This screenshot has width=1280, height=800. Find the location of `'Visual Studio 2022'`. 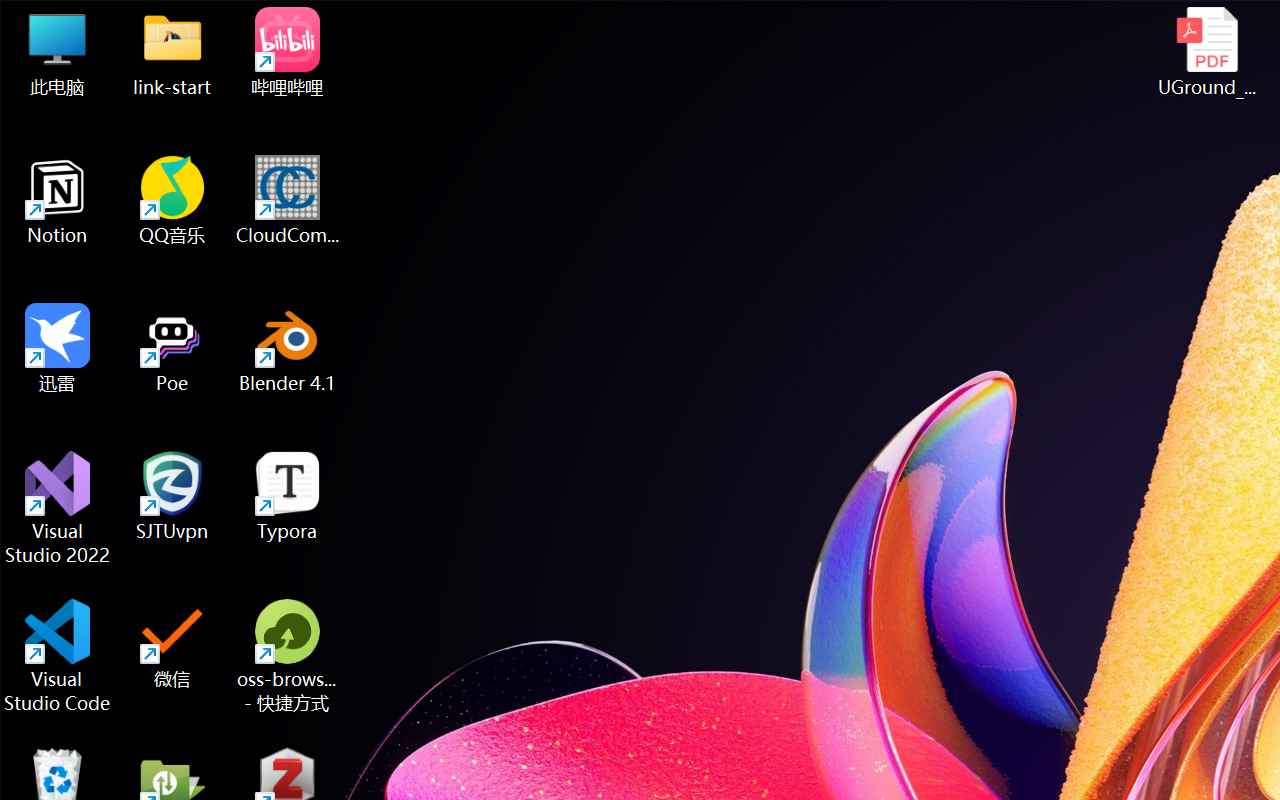

'Visual Studio 2022' is located at coordinates (57, 507).